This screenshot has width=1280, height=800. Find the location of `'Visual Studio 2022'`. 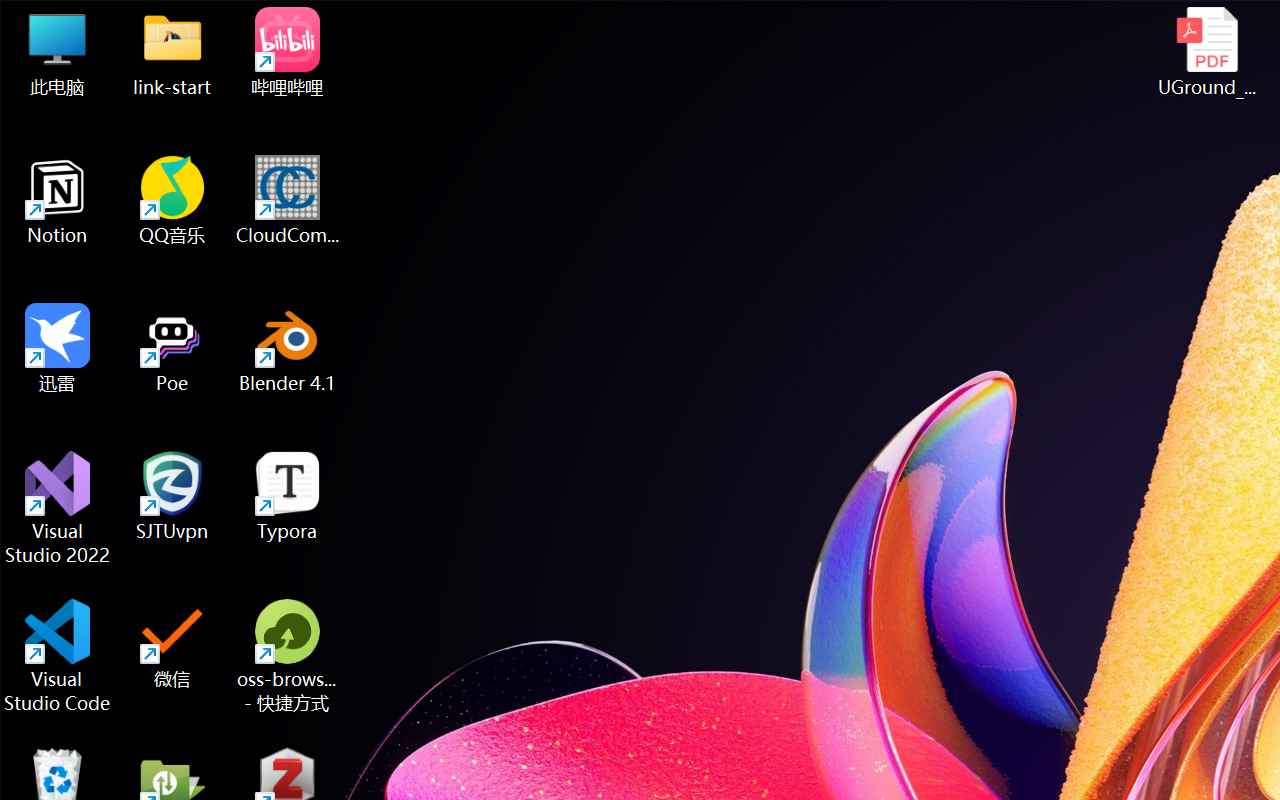

'Visual Studio 2022' is located at coordinates (57, 507).